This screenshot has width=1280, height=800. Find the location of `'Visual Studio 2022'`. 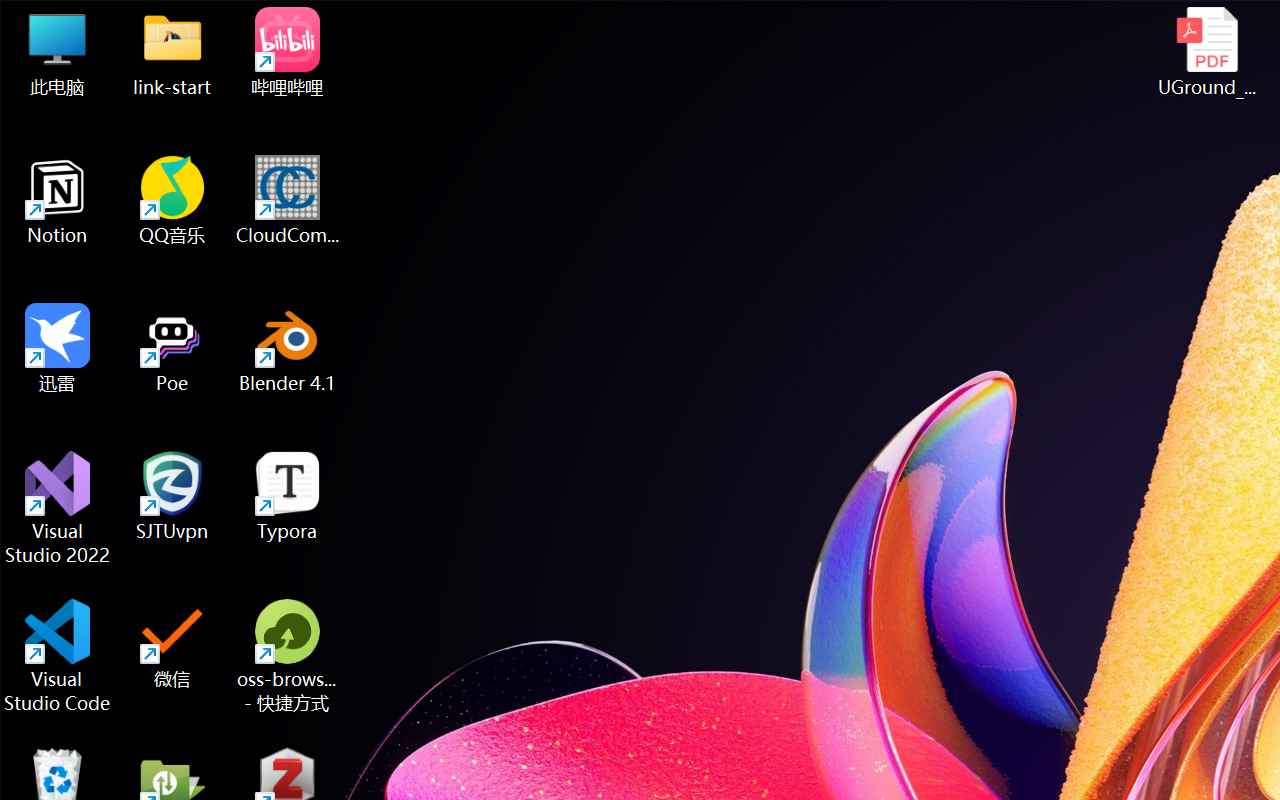

'Visual Studio 2022' is located at coordinates (57, 507).